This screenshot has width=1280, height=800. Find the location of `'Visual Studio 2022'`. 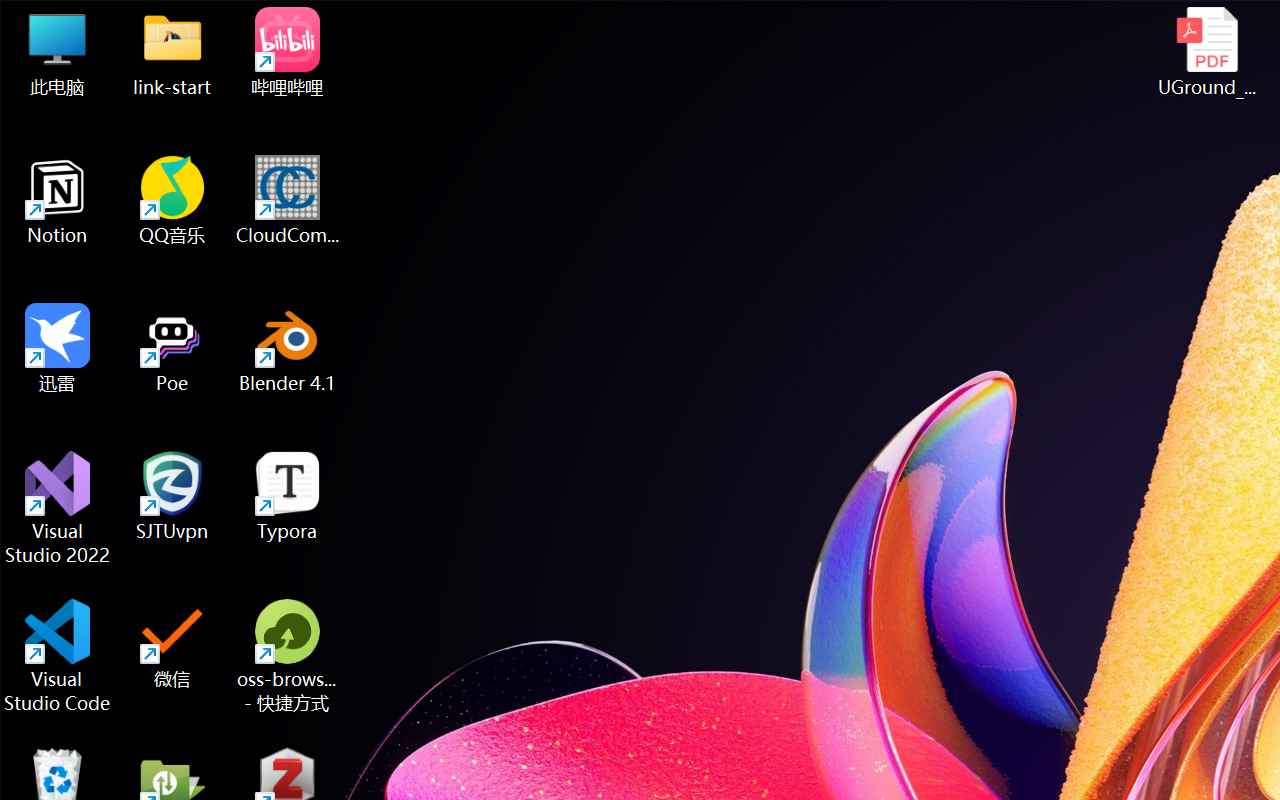

'Visual Studio 2022' is located at coordinates (57, 507).